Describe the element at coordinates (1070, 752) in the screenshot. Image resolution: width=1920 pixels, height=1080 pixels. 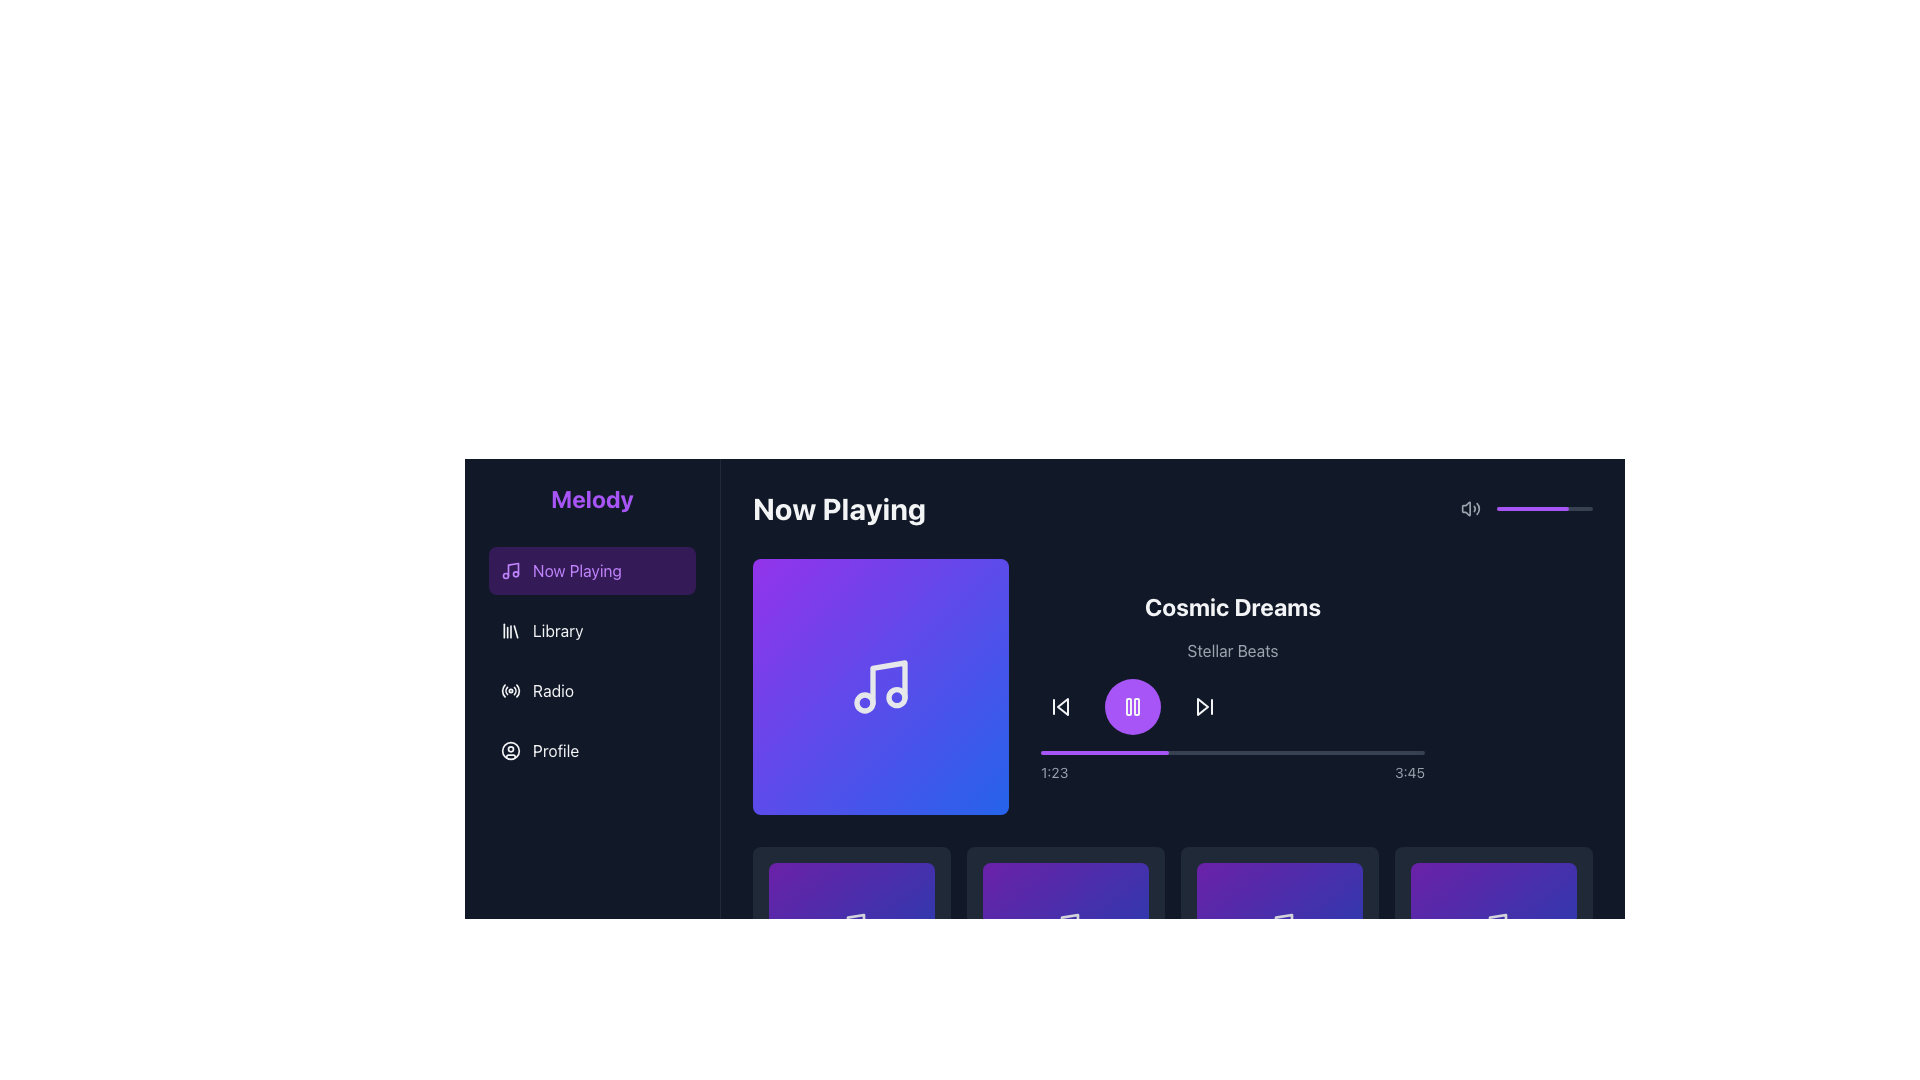
I see `the playback progress` at that location.